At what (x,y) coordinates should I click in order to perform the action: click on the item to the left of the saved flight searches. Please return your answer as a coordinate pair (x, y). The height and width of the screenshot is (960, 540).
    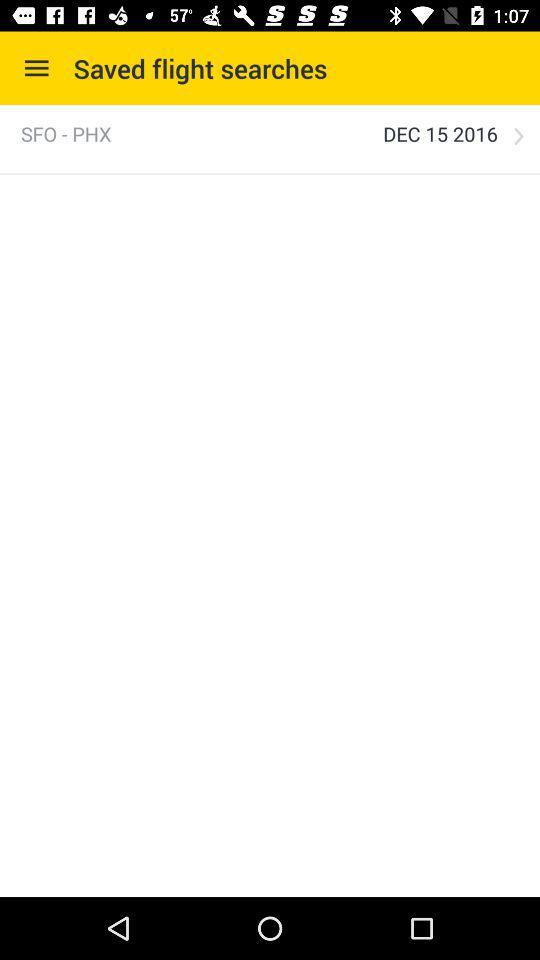
    Looking at the image, I should click on (36, 68).